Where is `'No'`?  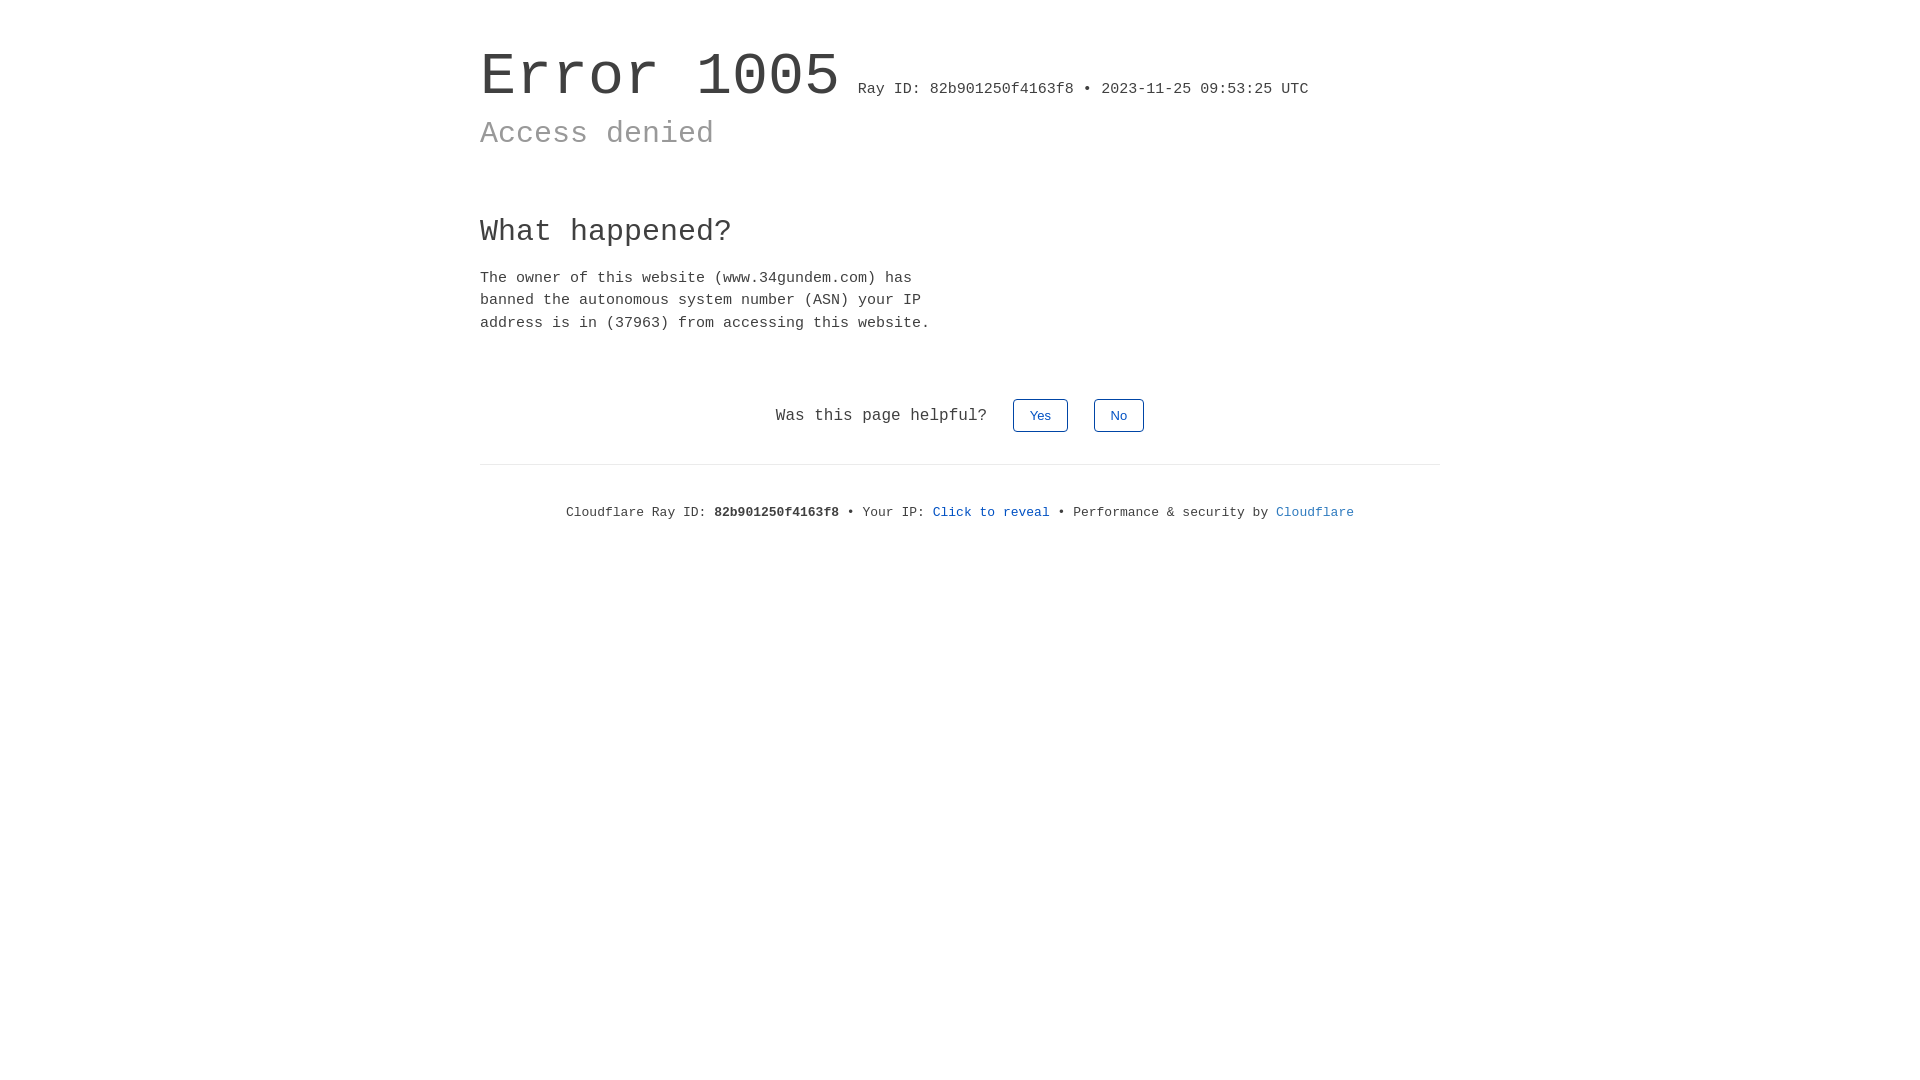
'No' is located at coordinates (1118, 414).